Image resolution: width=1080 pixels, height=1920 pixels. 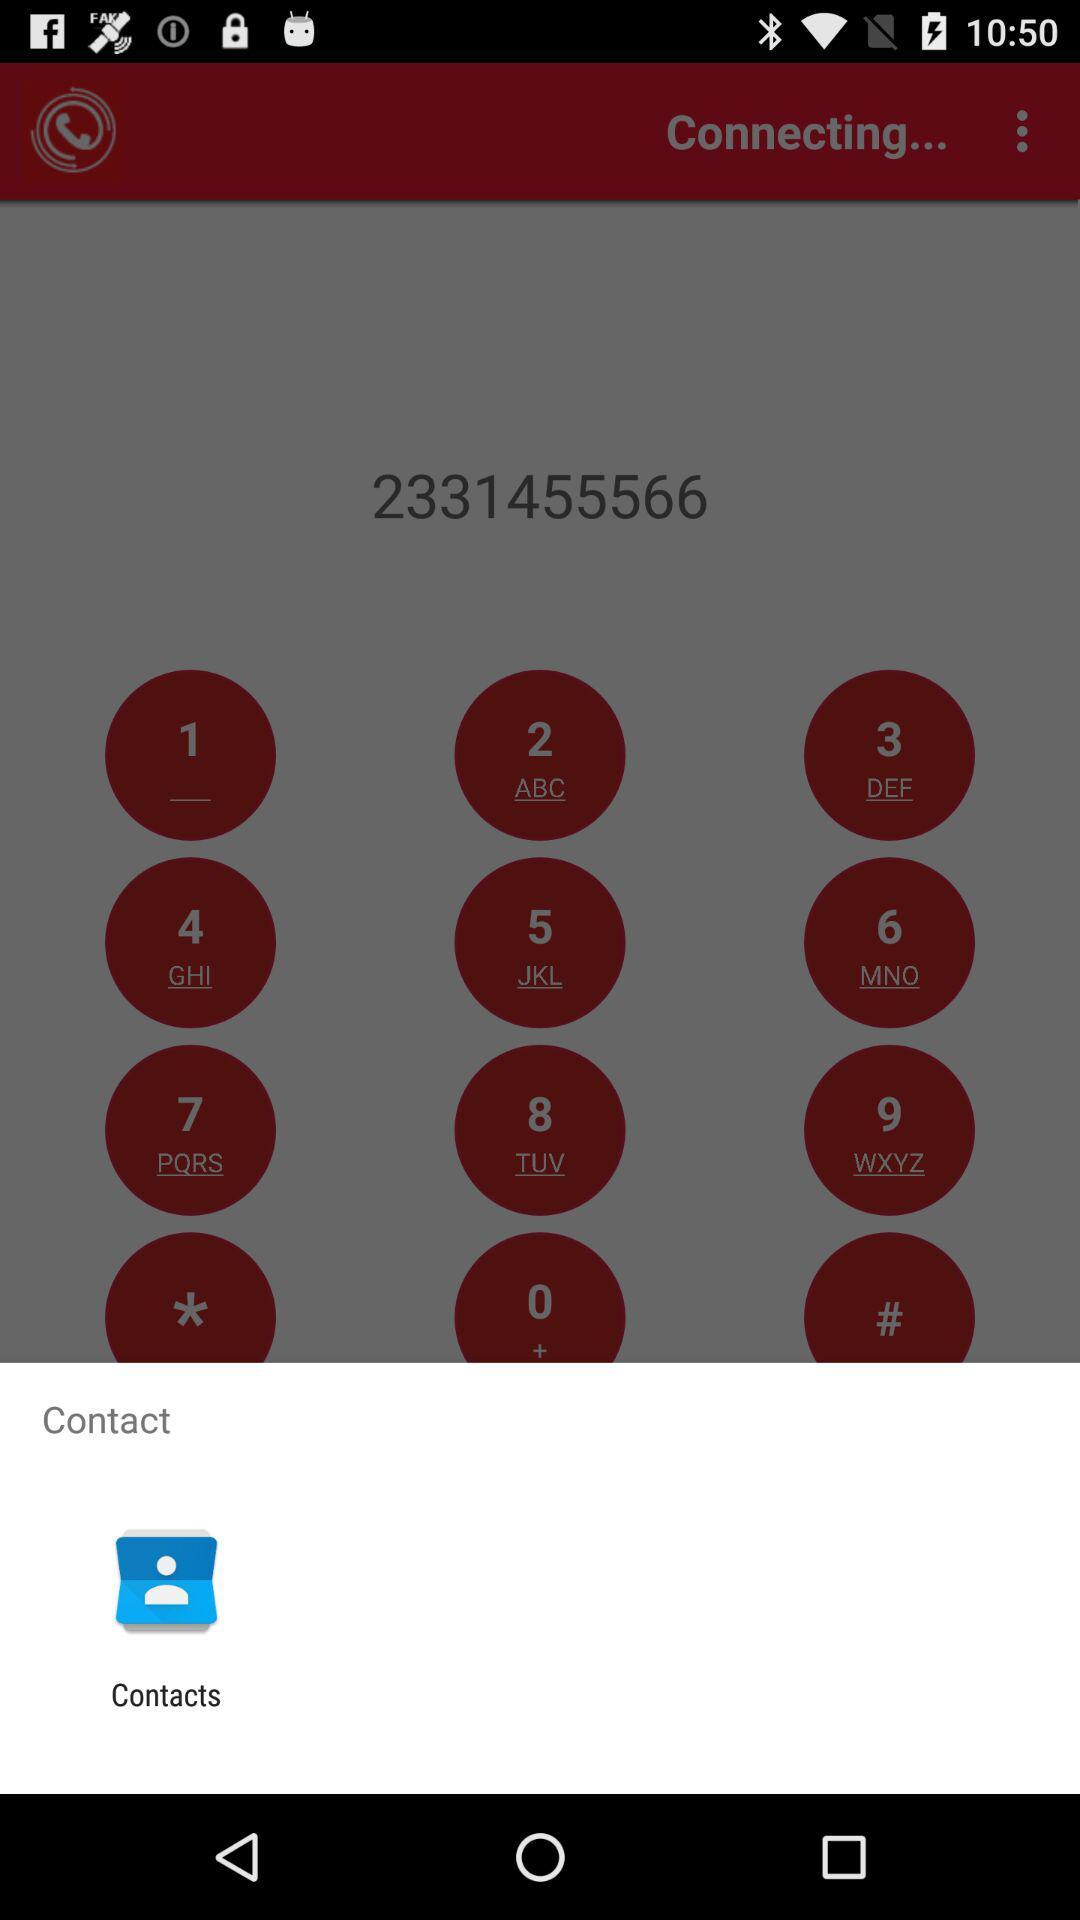 I want to click on contacts app, so click(x=165, y=1711).